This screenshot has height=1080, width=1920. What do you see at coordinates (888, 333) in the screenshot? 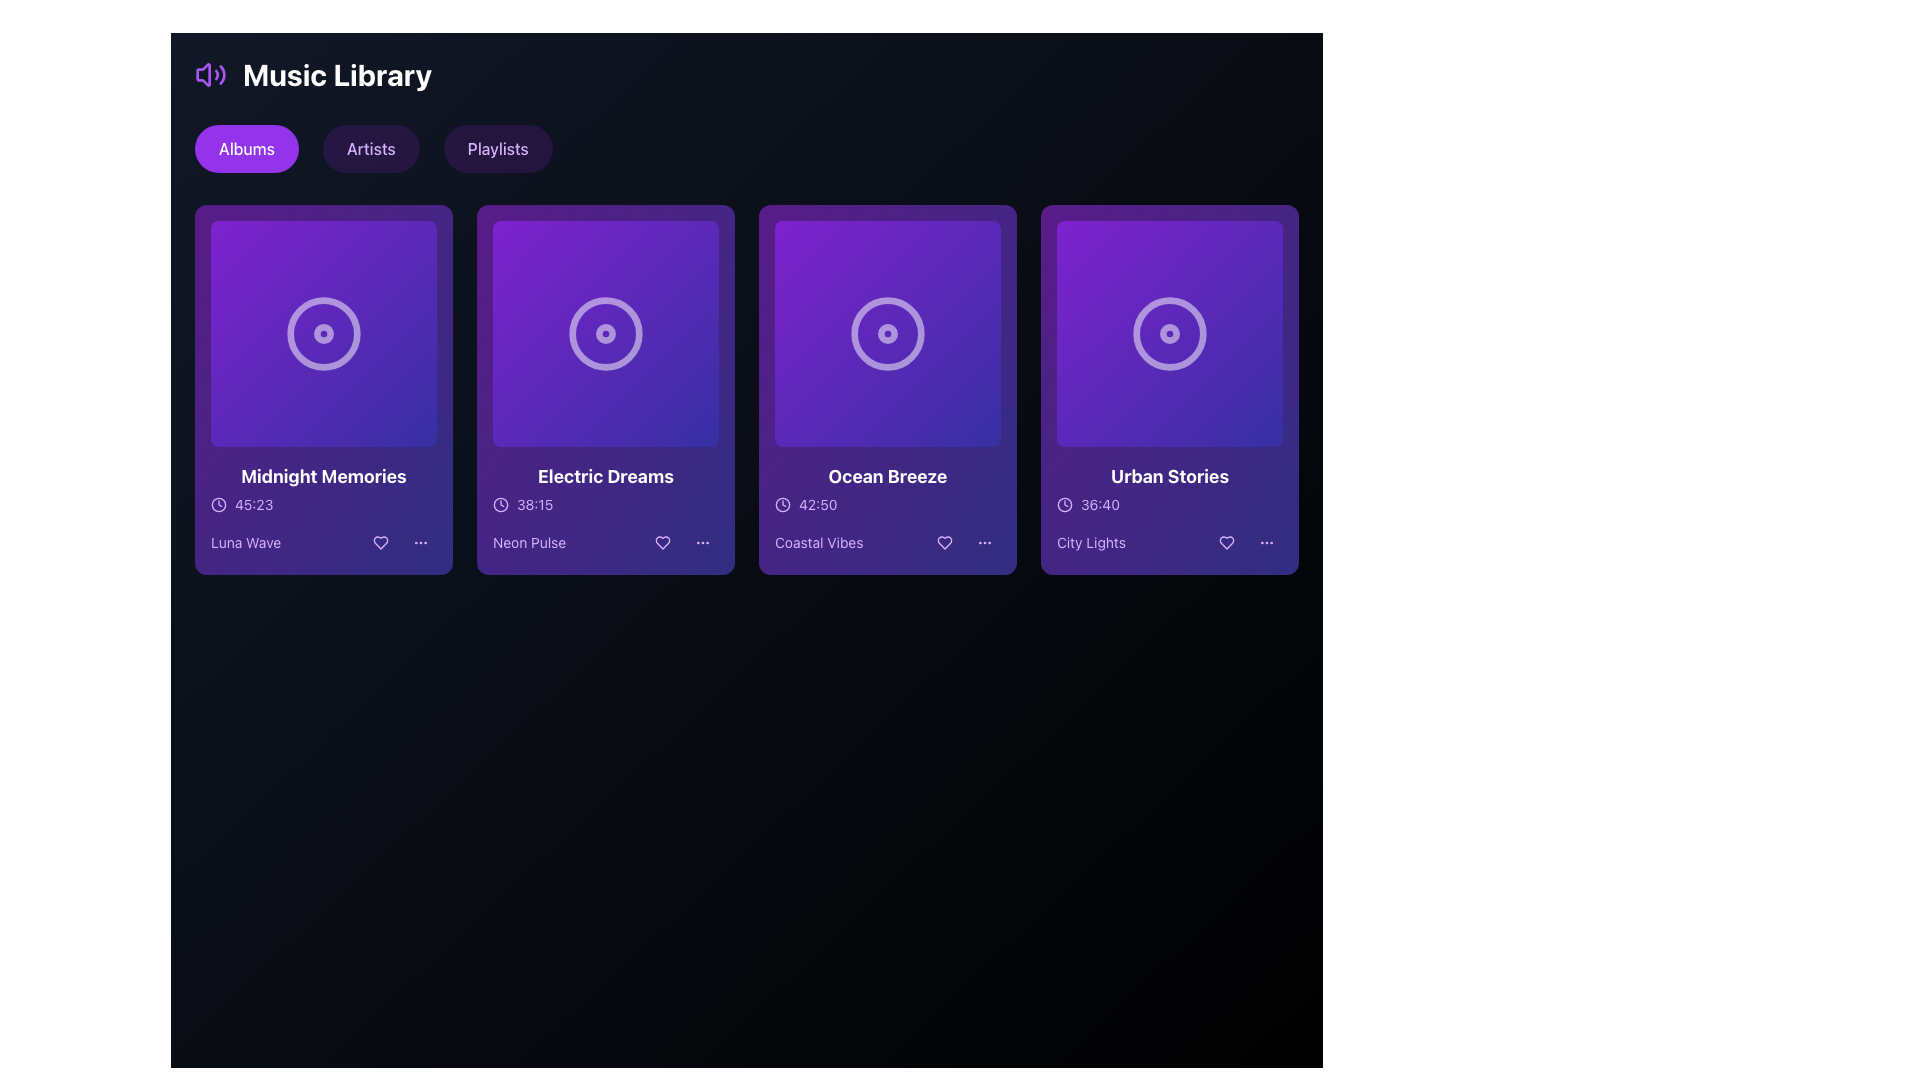
I see `the triangular play icon pointing to the right, which is centrally positioned within a circular outline on the 'Ocean Breeze' card` at bounding box center [888, 333].